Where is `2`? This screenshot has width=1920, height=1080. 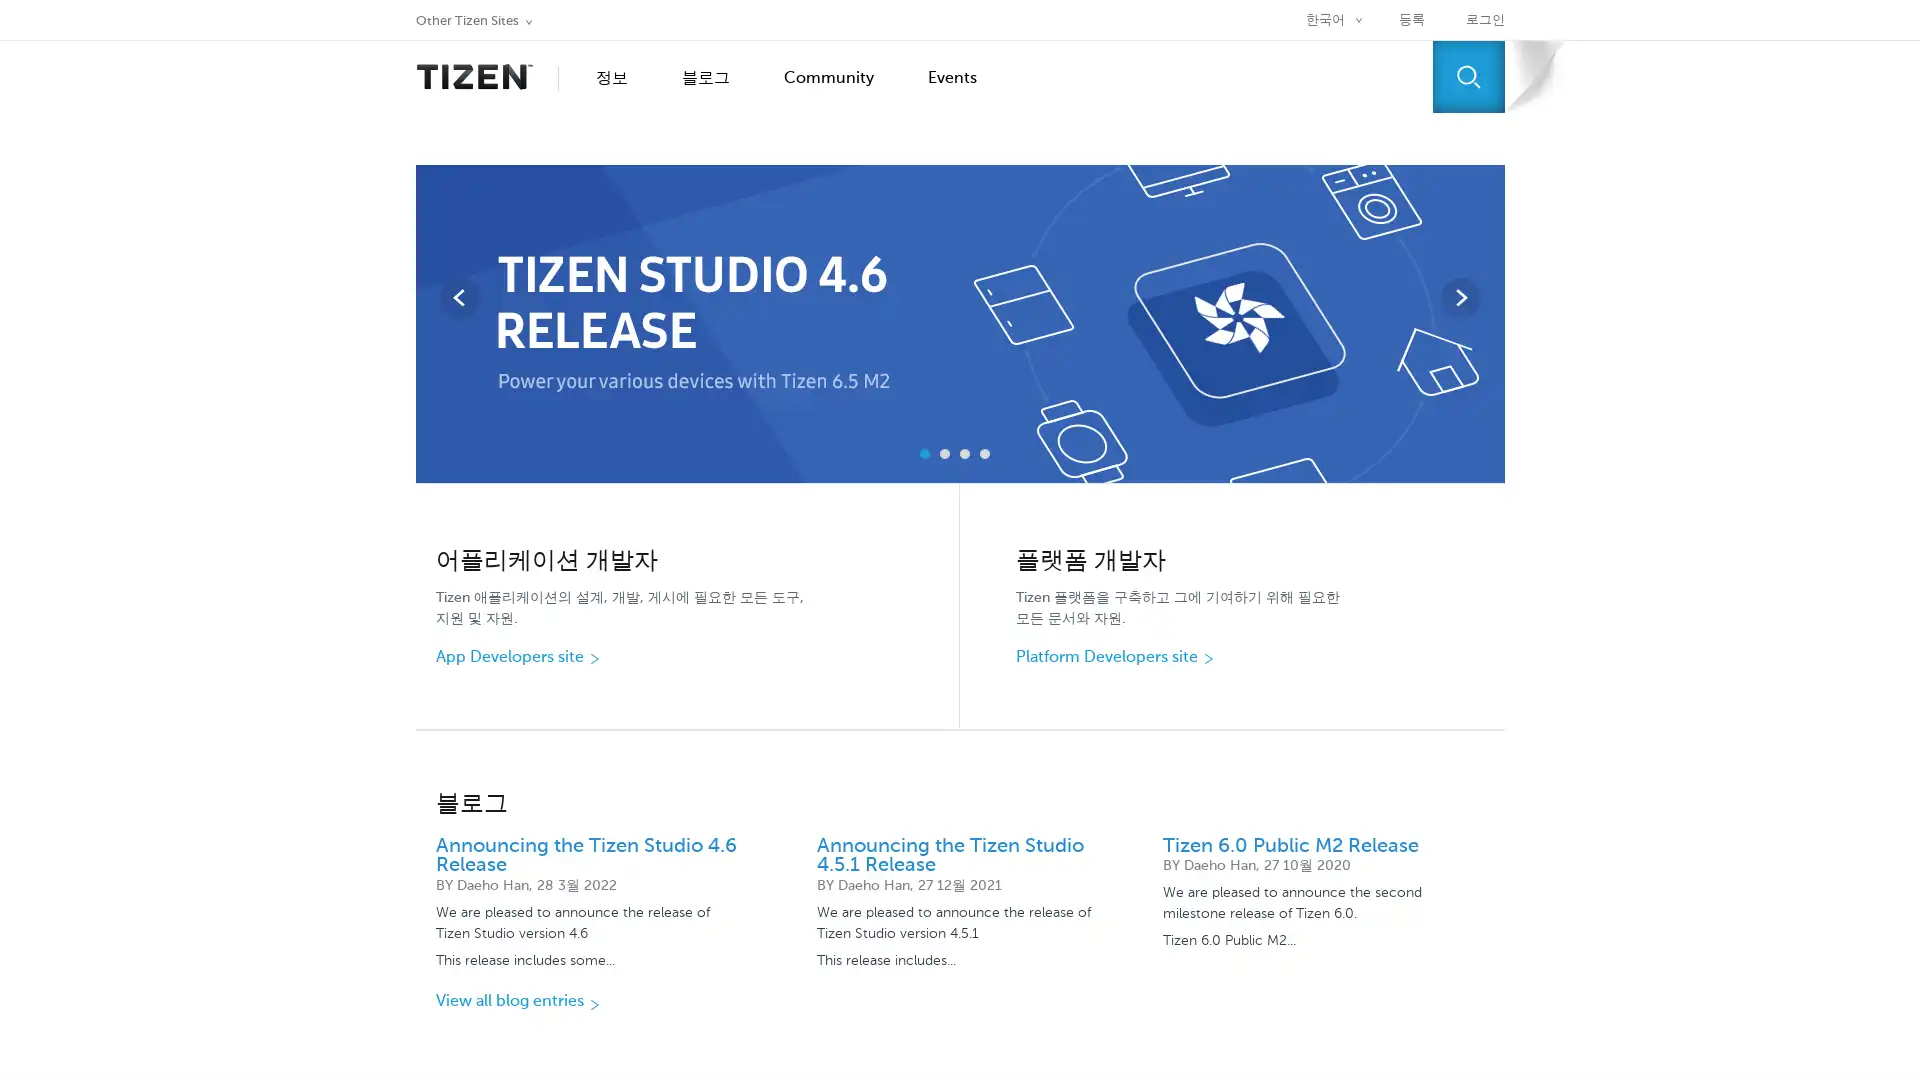
2 is located at coordinates (944, 454).